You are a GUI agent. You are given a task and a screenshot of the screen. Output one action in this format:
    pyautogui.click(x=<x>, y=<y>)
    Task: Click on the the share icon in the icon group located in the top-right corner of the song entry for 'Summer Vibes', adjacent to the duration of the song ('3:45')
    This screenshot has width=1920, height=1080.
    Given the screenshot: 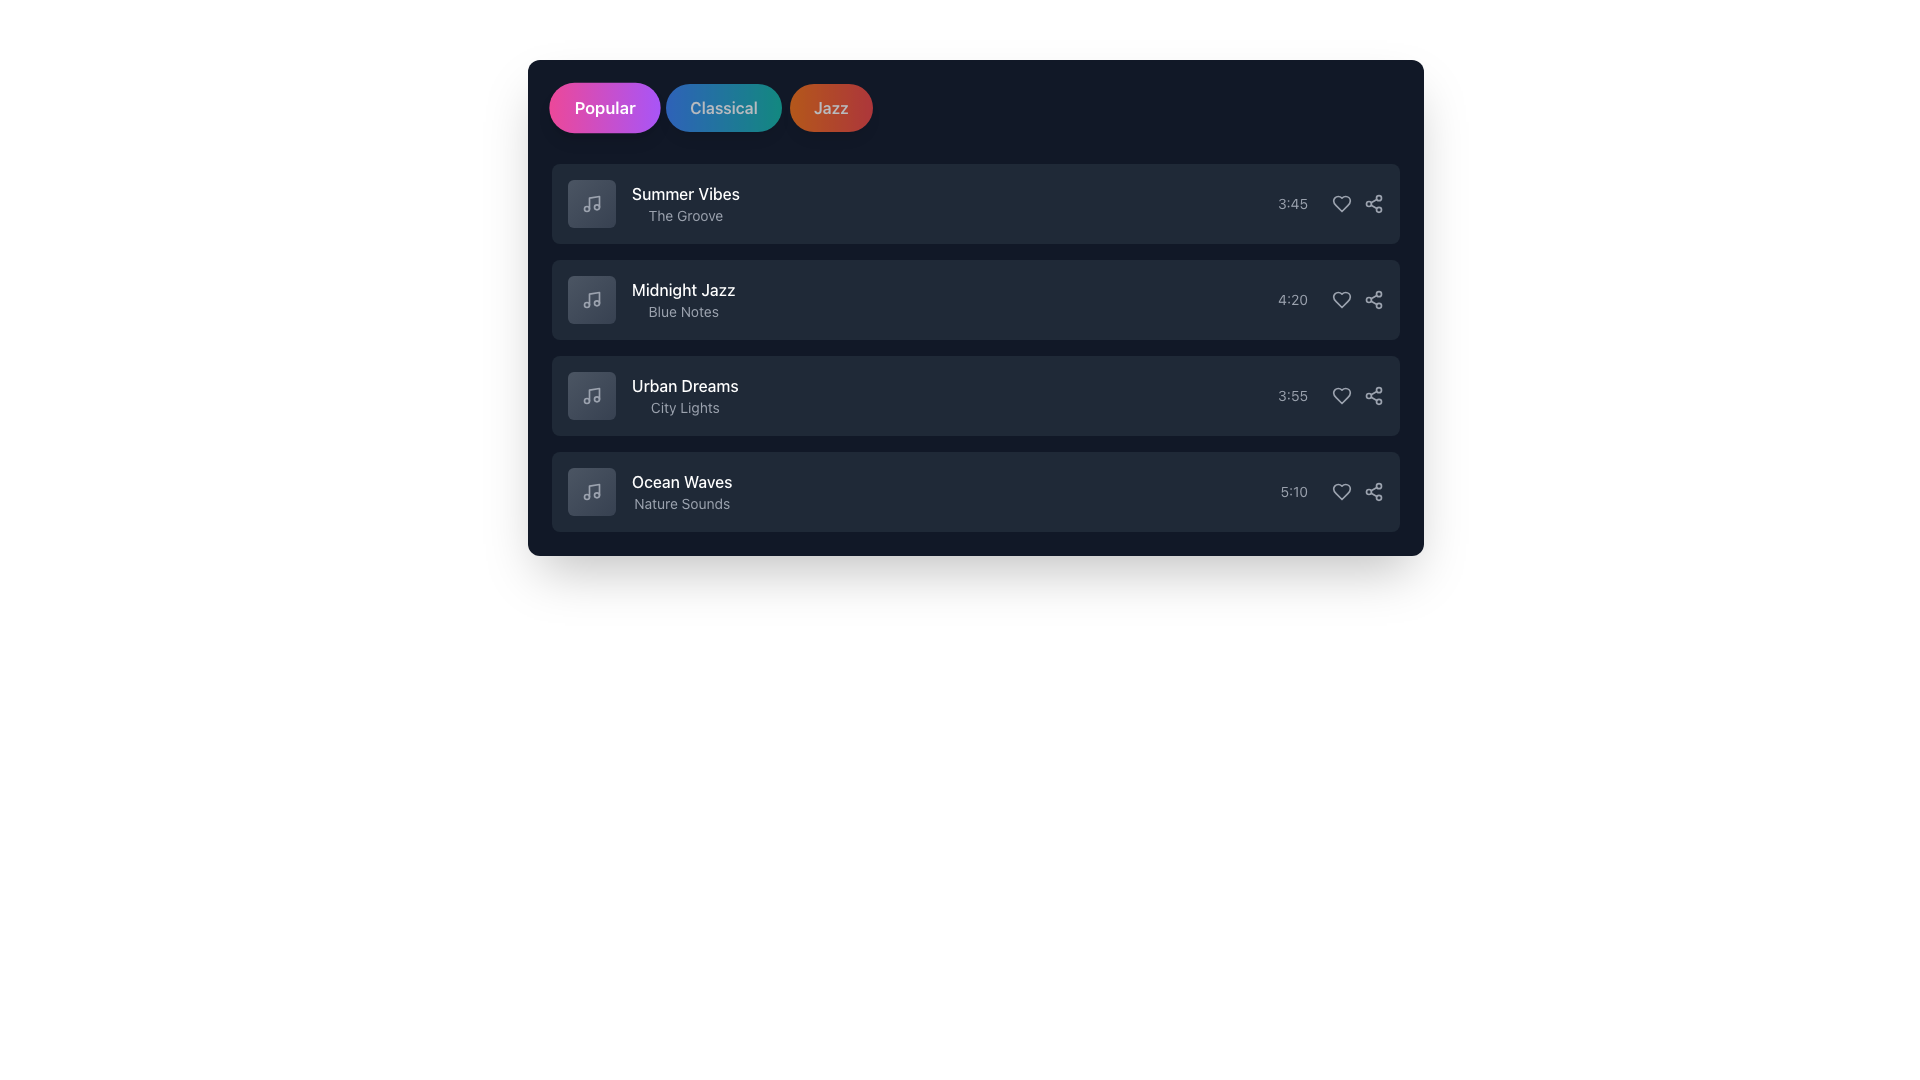 What is the action you would take?
    pyautogui.click(x=1358, y=204)
    